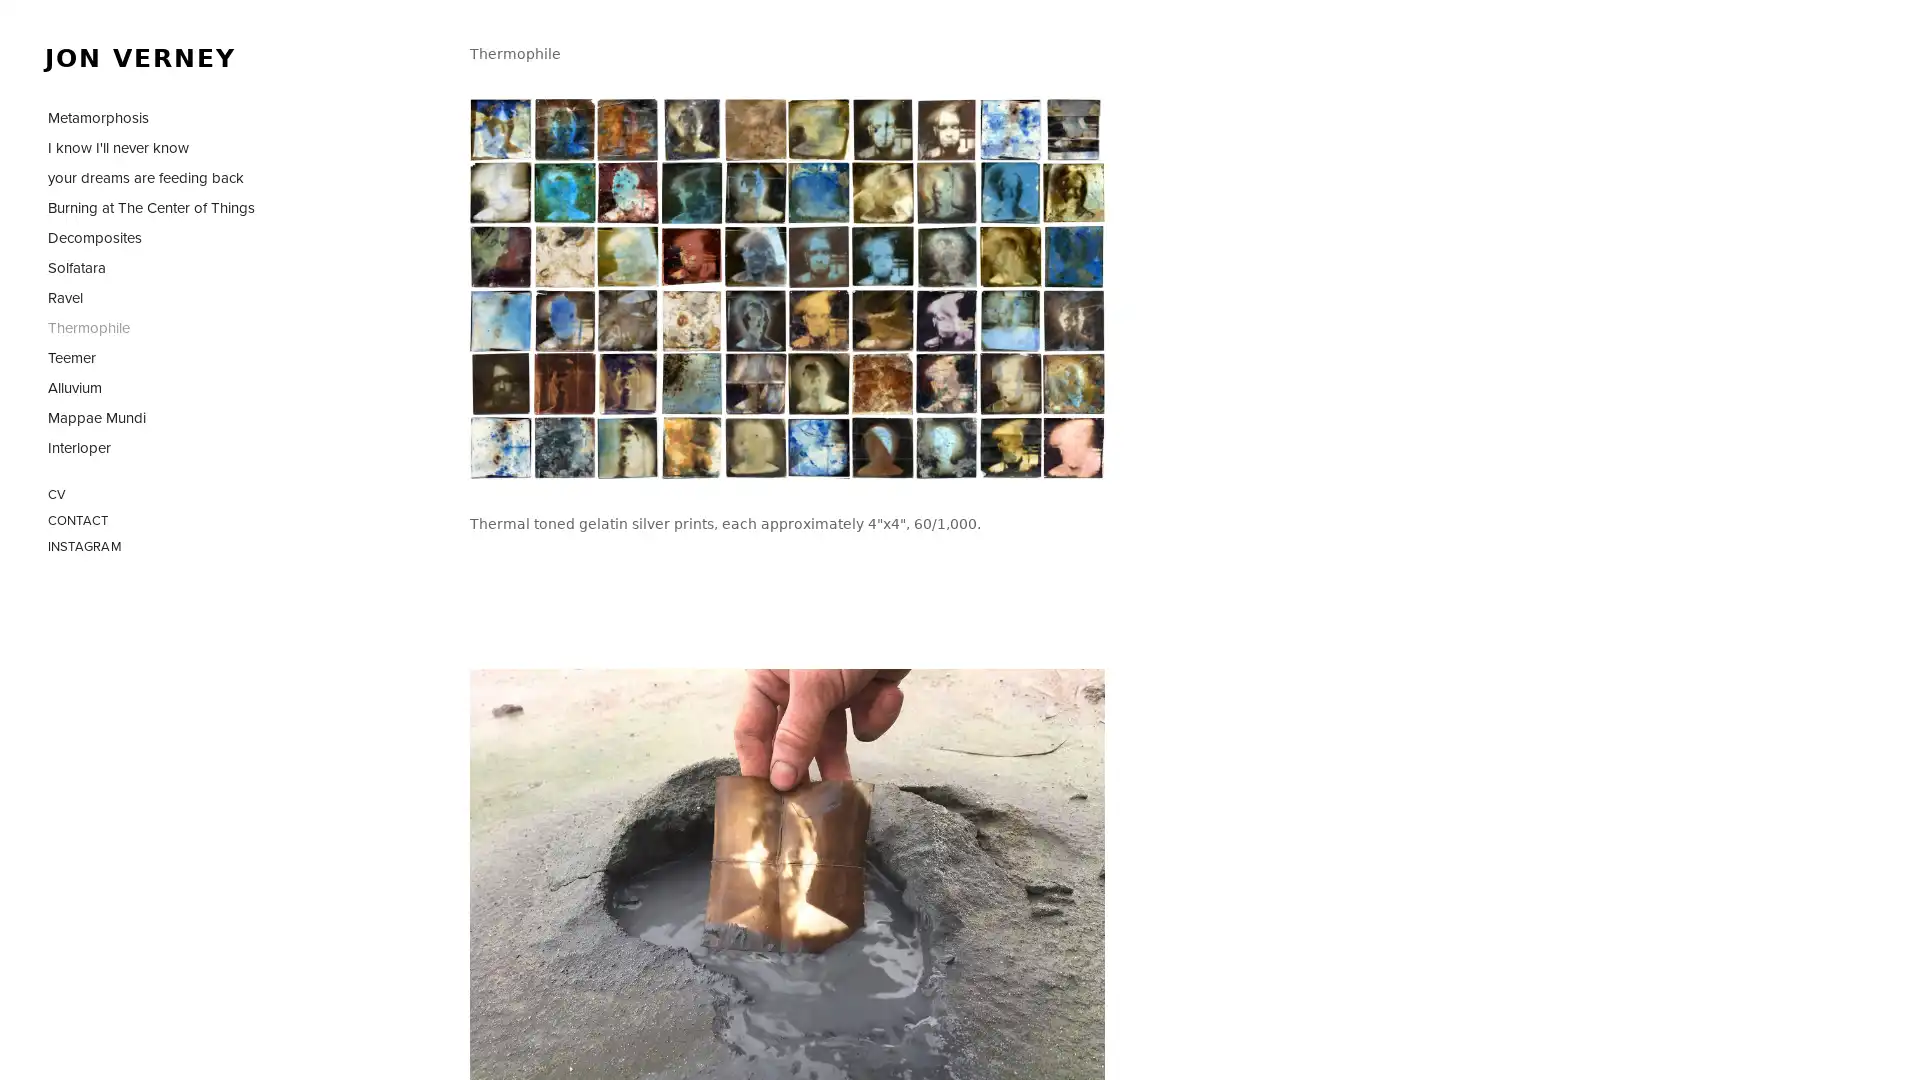  I want to click on View fullsize jon_verney_thermophile_15.jpg, so click(819, 128).